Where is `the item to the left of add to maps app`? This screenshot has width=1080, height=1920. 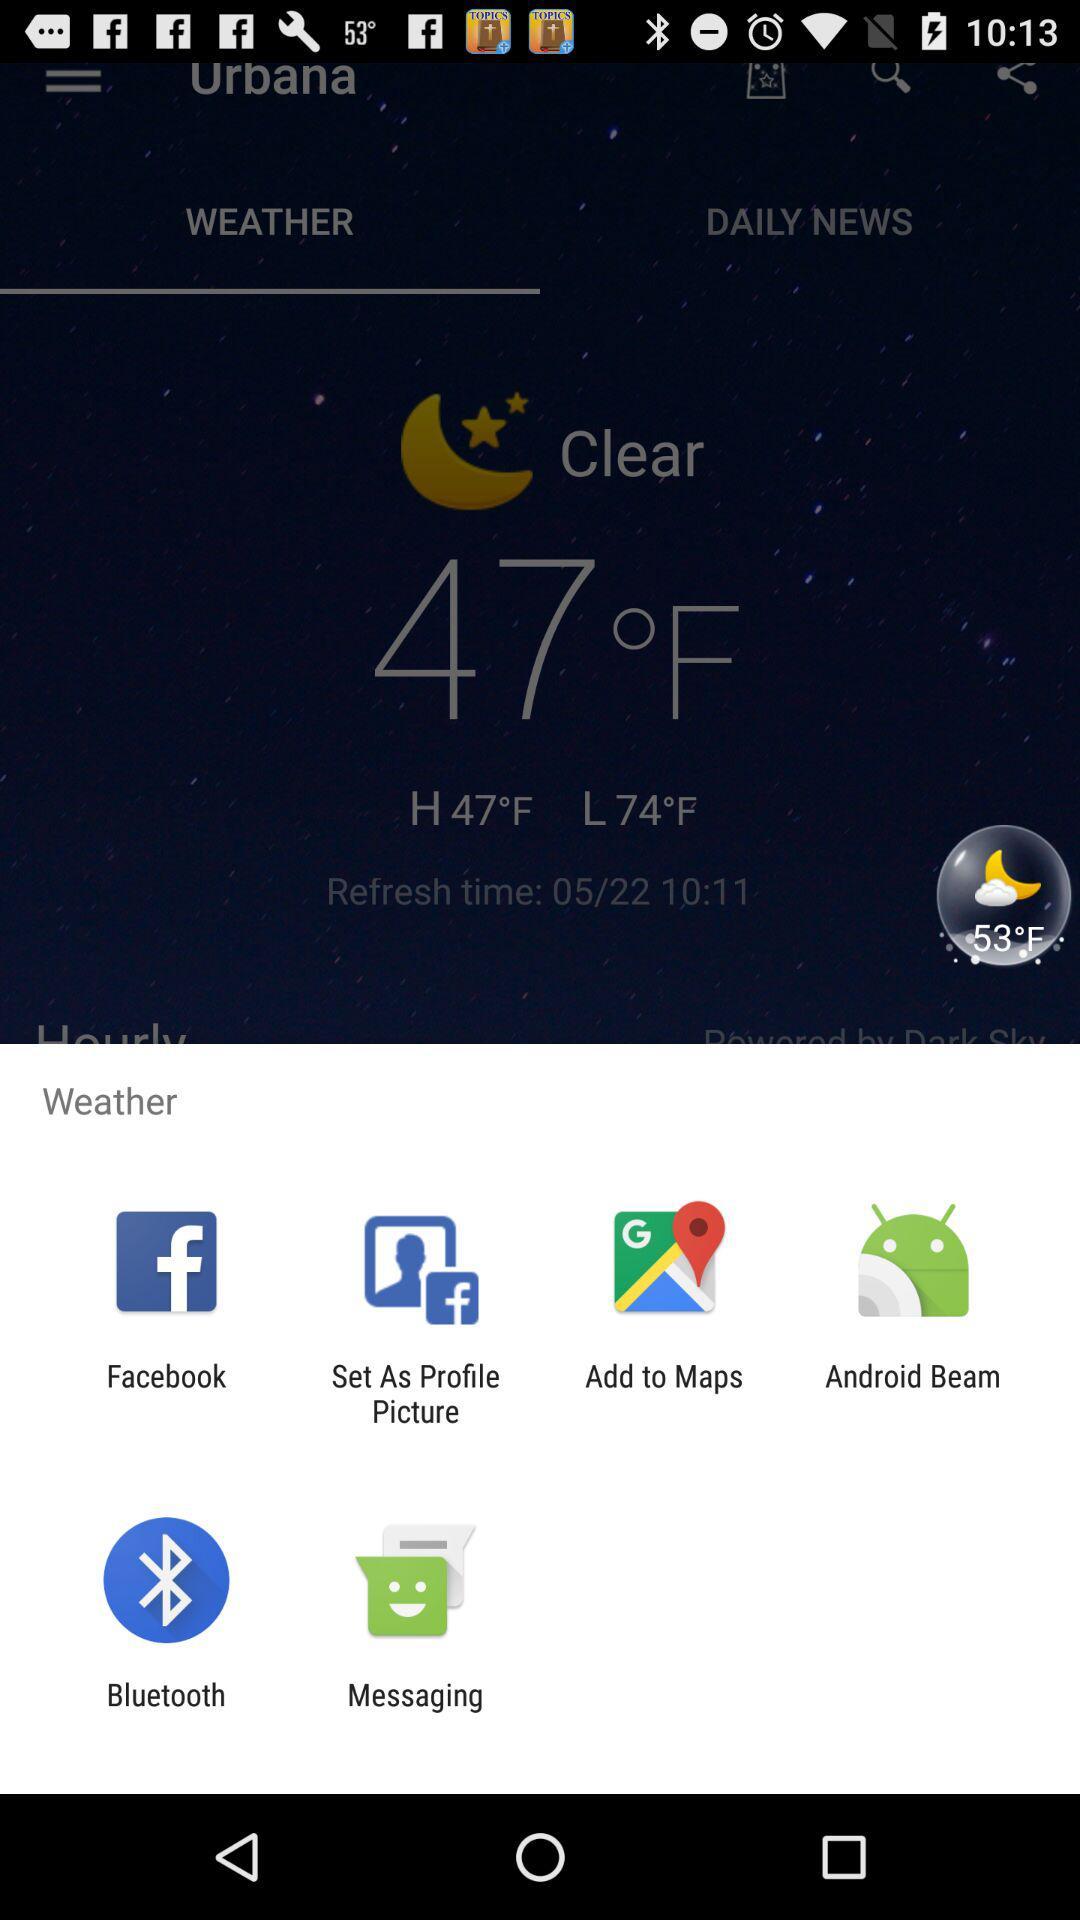
the item to the left of add to maps app is located at coordinates (414, 1392).